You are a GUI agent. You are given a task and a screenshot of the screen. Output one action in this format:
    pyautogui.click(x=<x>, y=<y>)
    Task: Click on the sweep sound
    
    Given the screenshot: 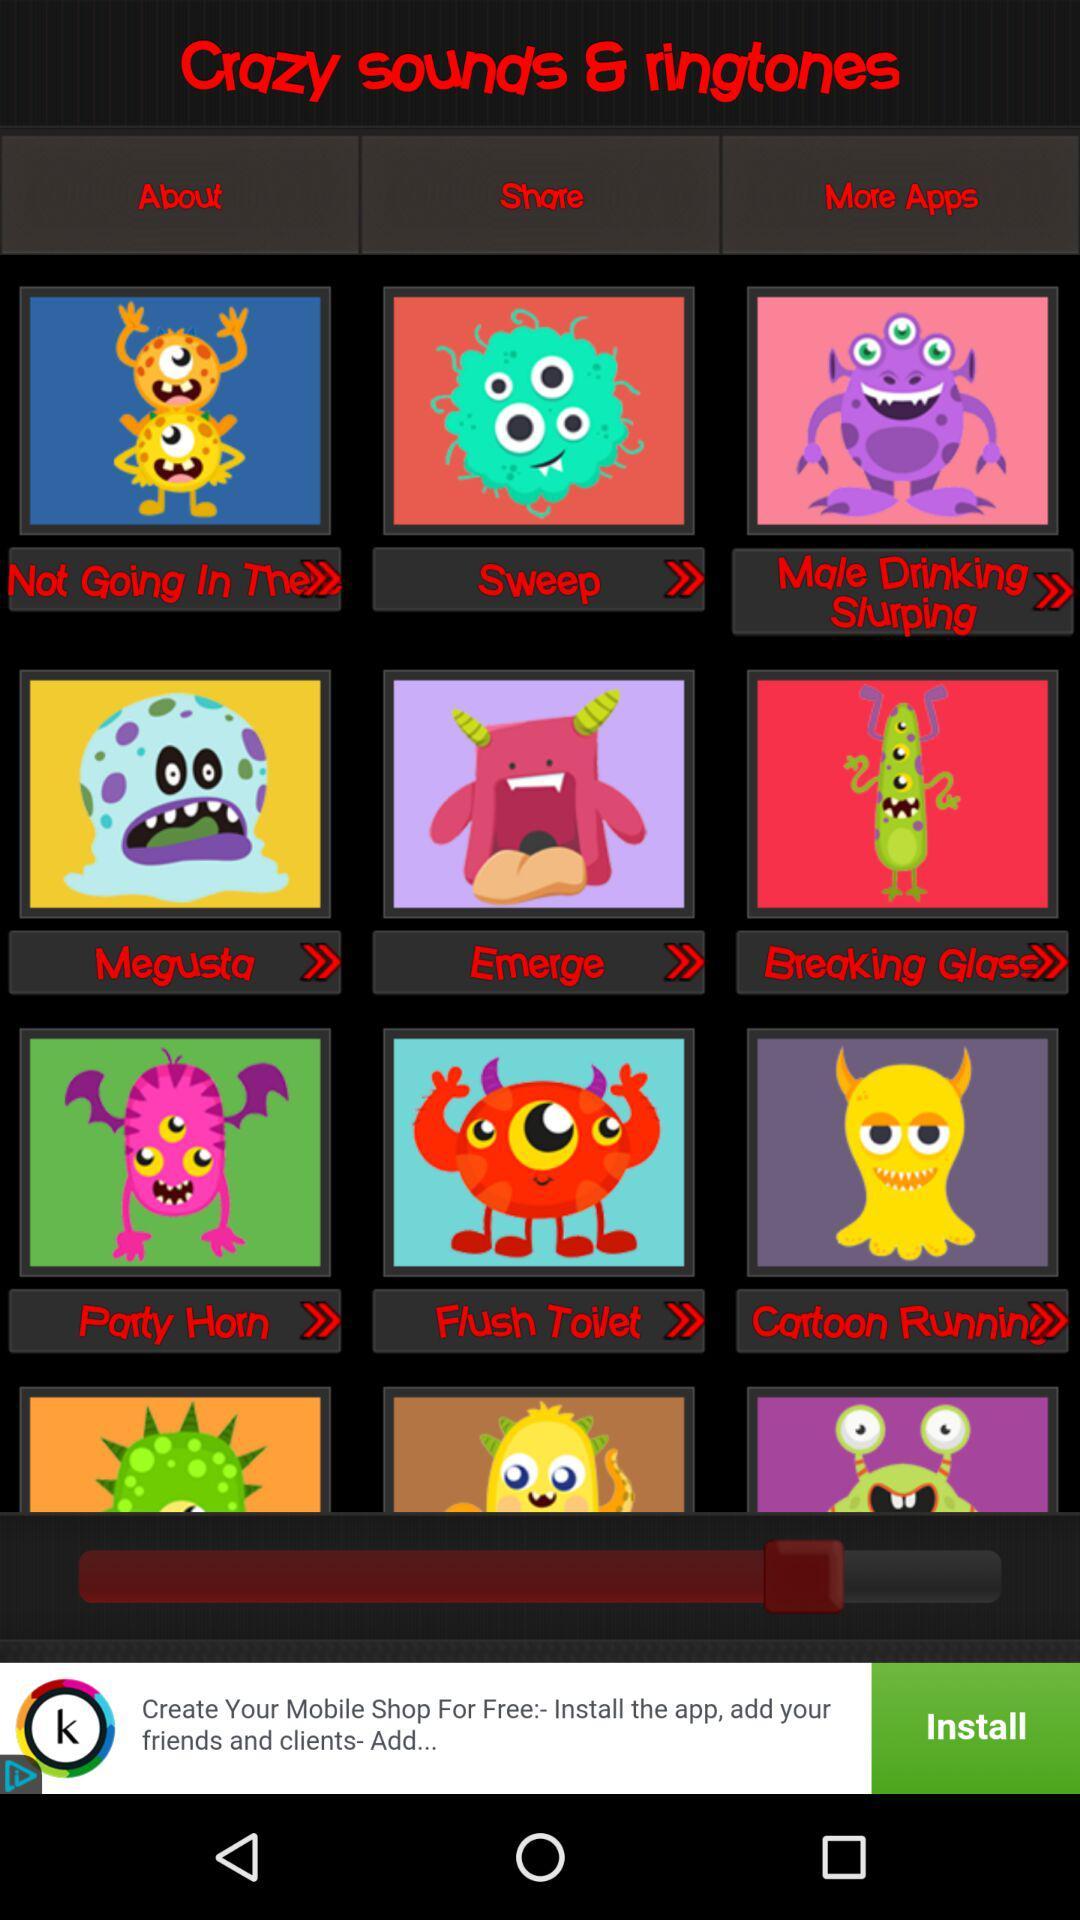 What is the action you would take?
    pyautogui.click(x=682, y=577)
    